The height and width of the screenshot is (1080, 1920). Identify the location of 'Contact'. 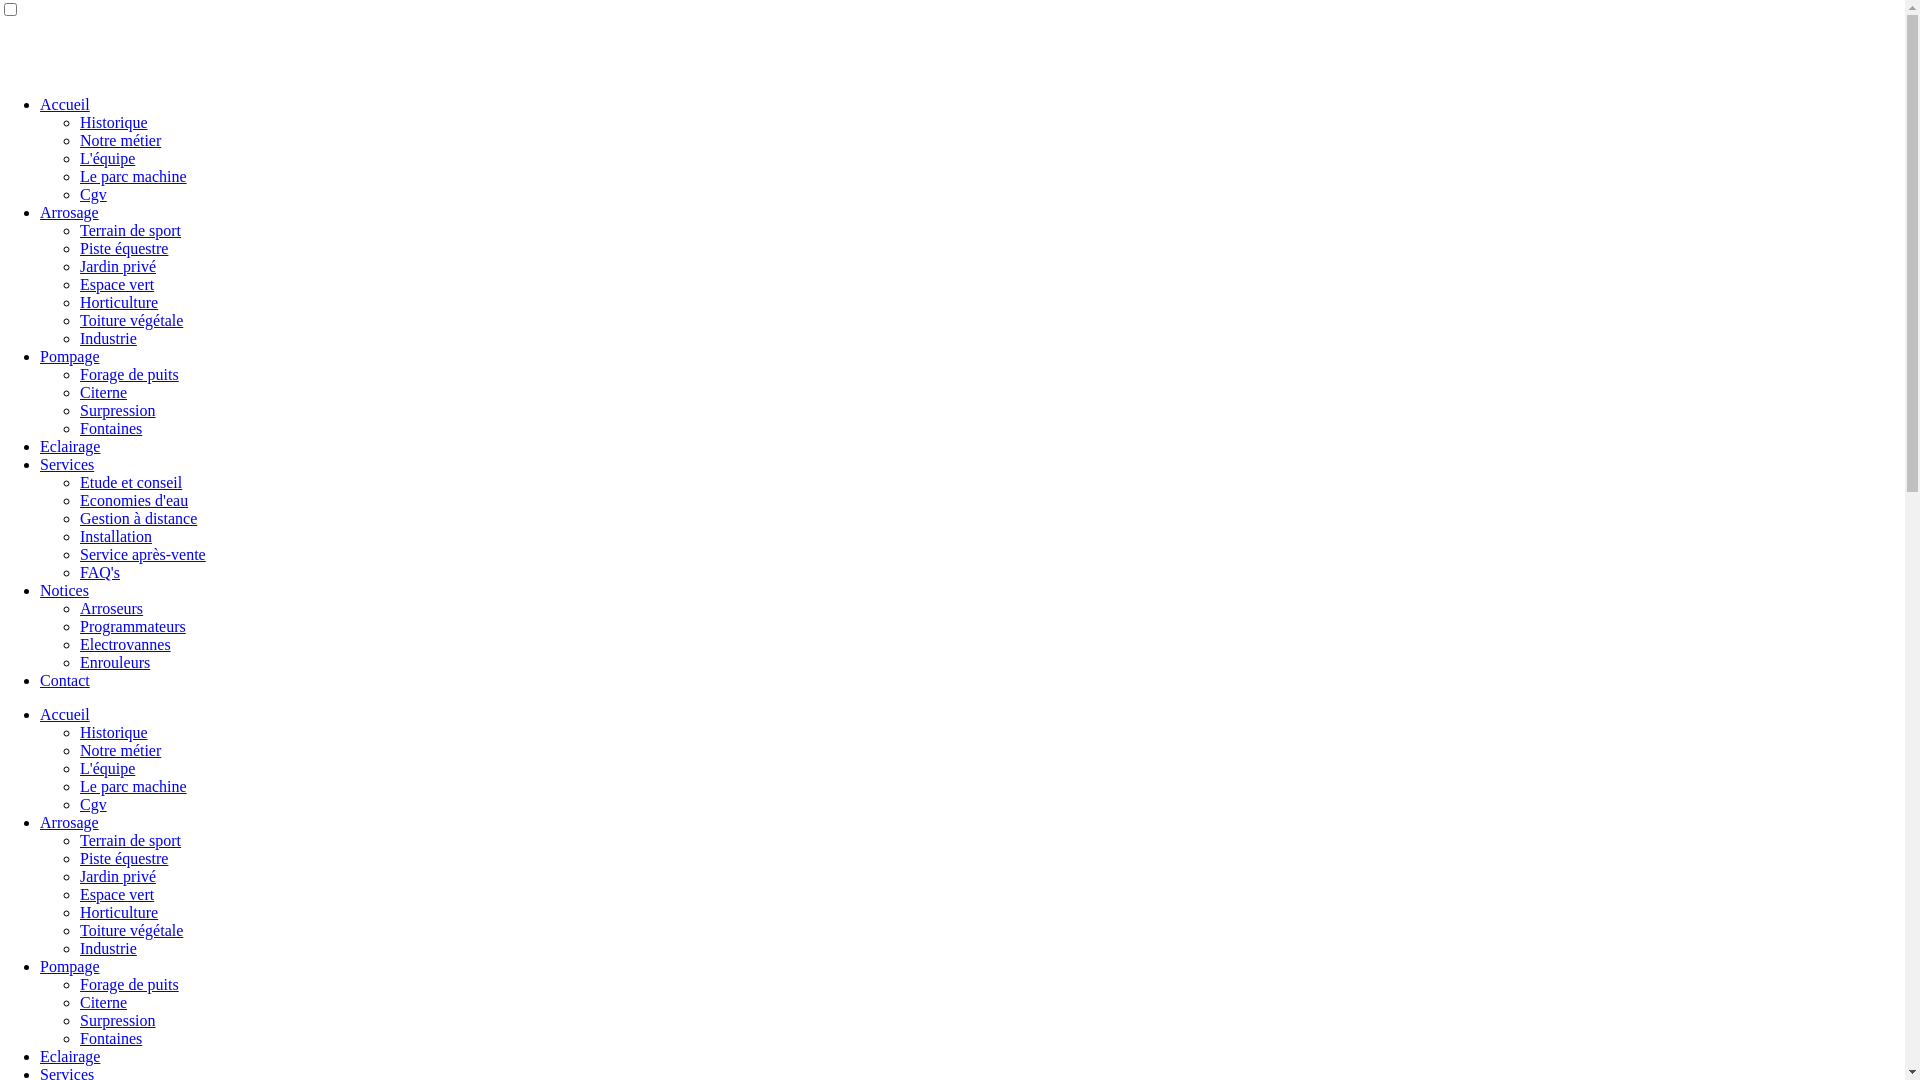
(39, 679).